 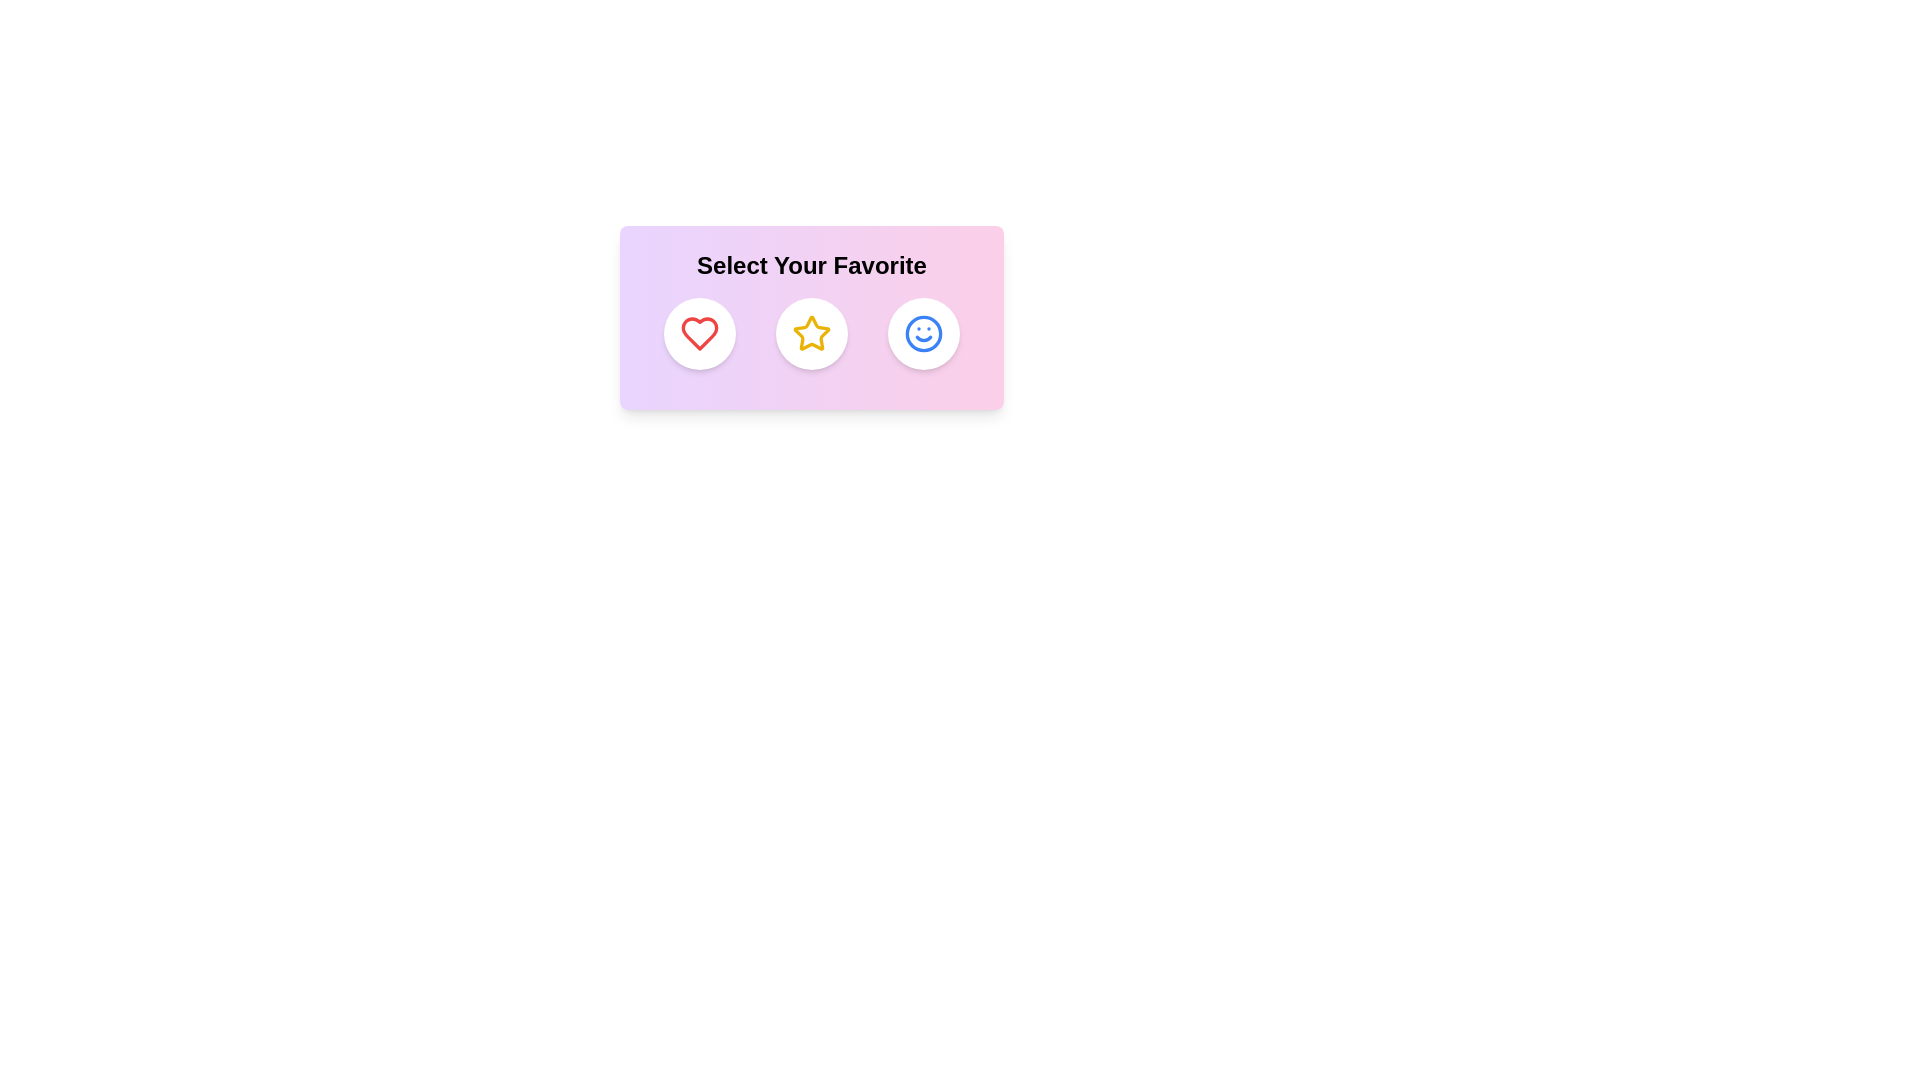 I want to click on the Smile icon to observe its hover effect, so click(x=923, y=333).